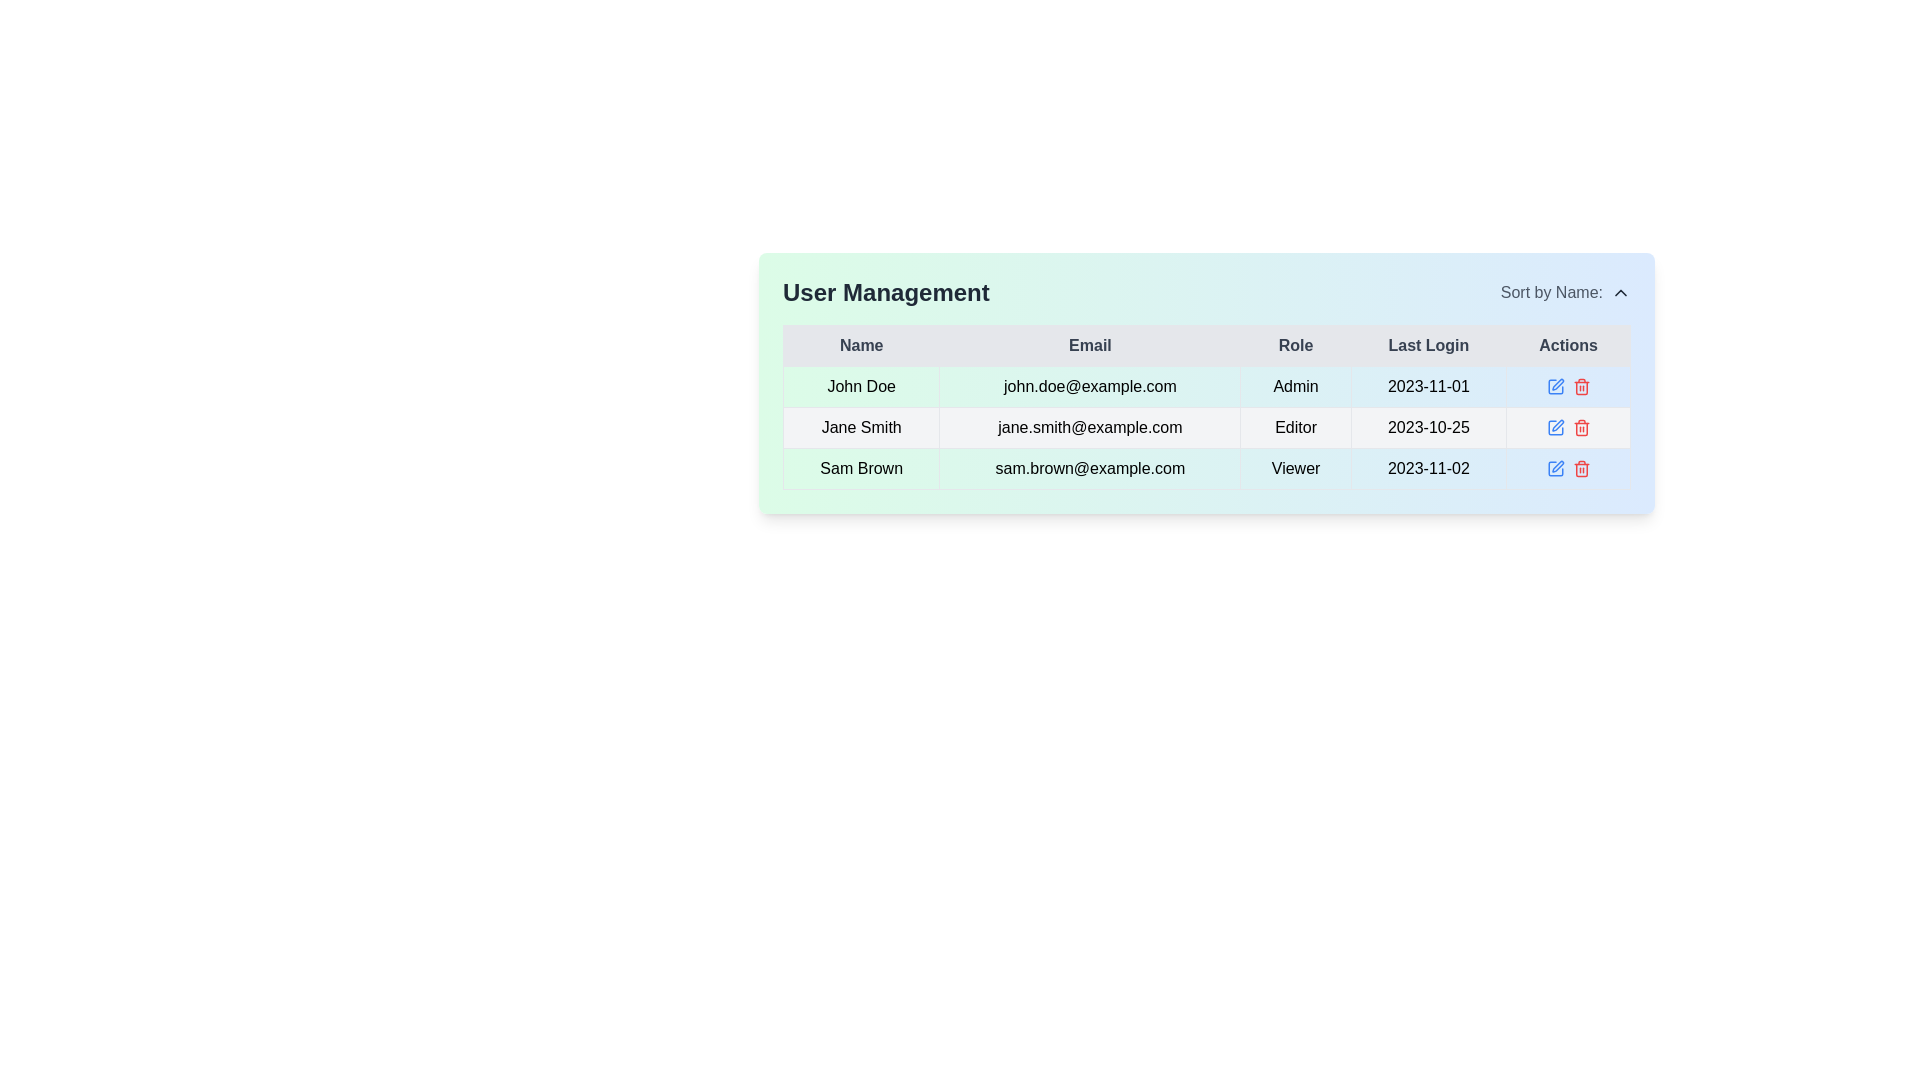 This screenshot has height=1080, width=1920. I want to click on text content of the label displaying '2023-10-25' in the fourth column of the second row under the 'User Management' section, so click(1427, 427).